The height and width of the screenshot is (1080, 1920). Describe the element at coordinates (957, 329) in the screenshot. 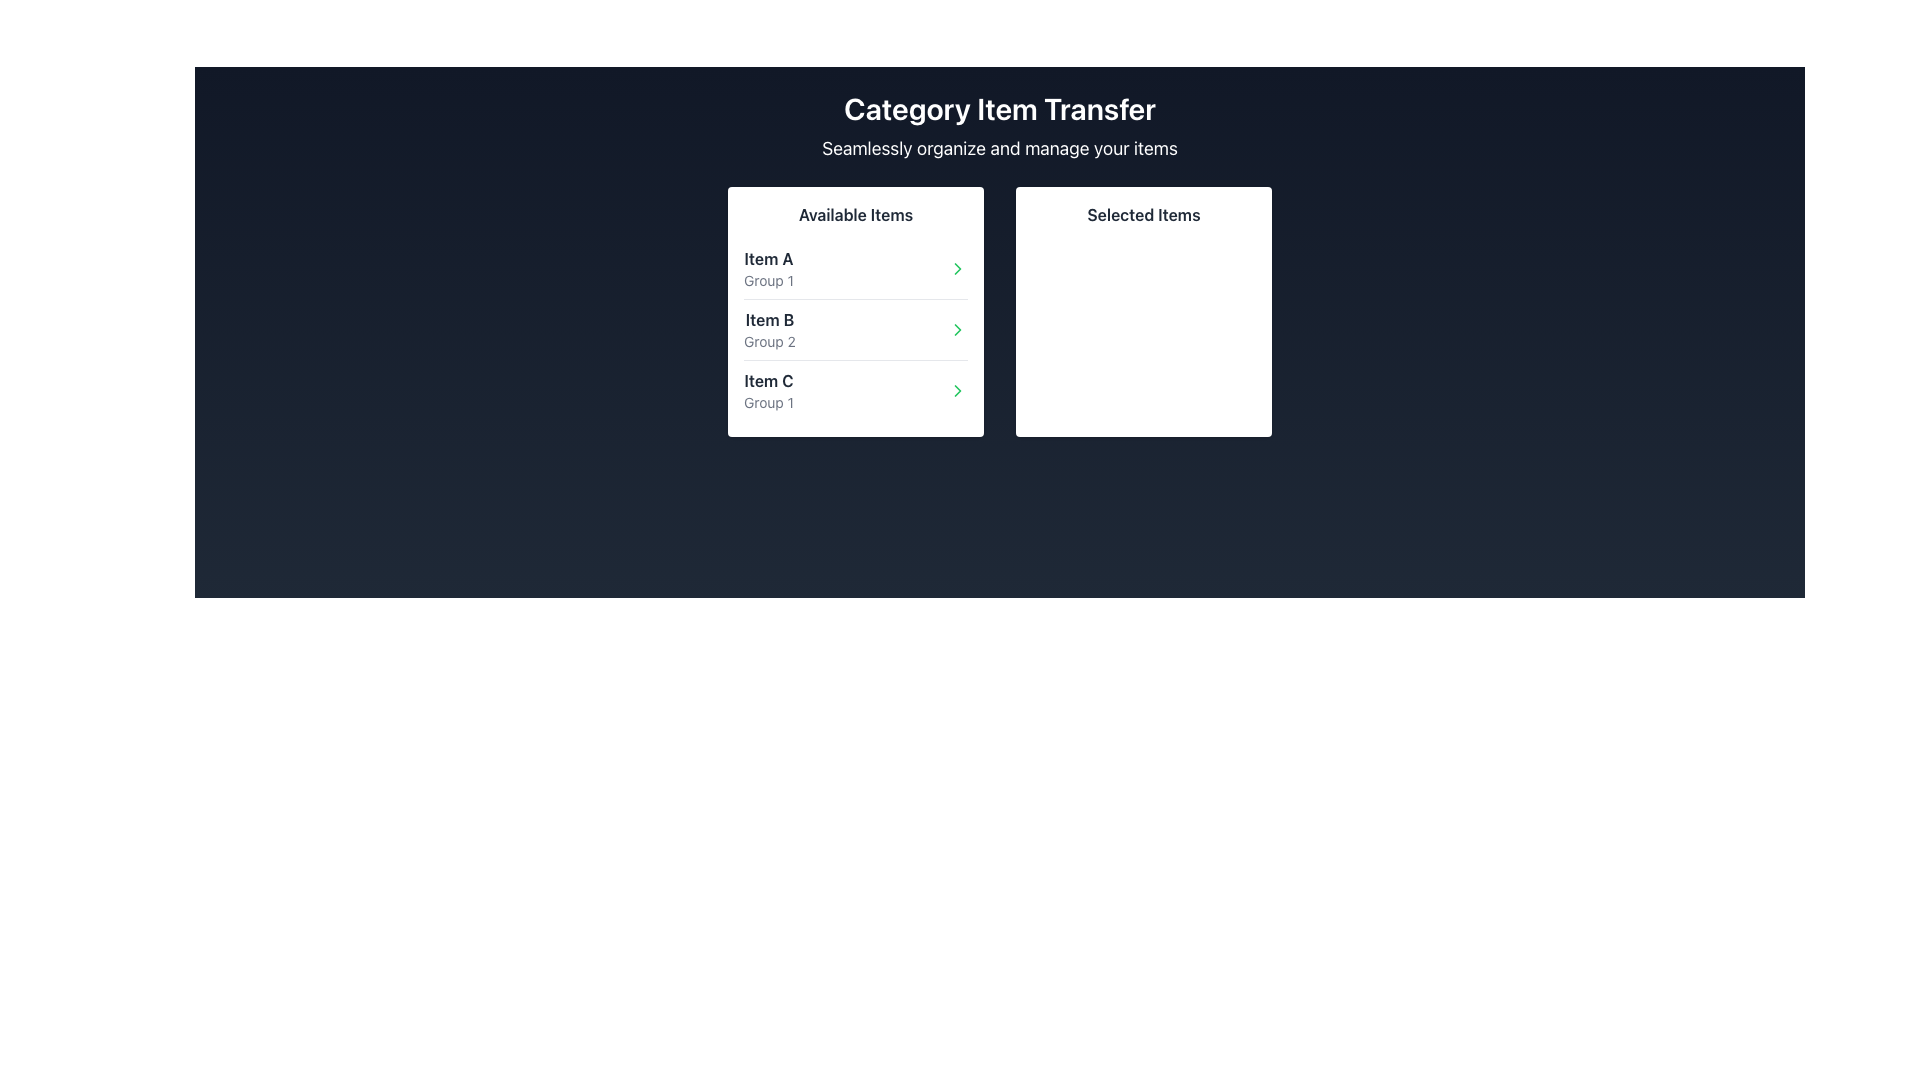

I see `the chevron/arrow icon located to the right of 'Item B, Group 2' in the 'Available Items' section` at that location.